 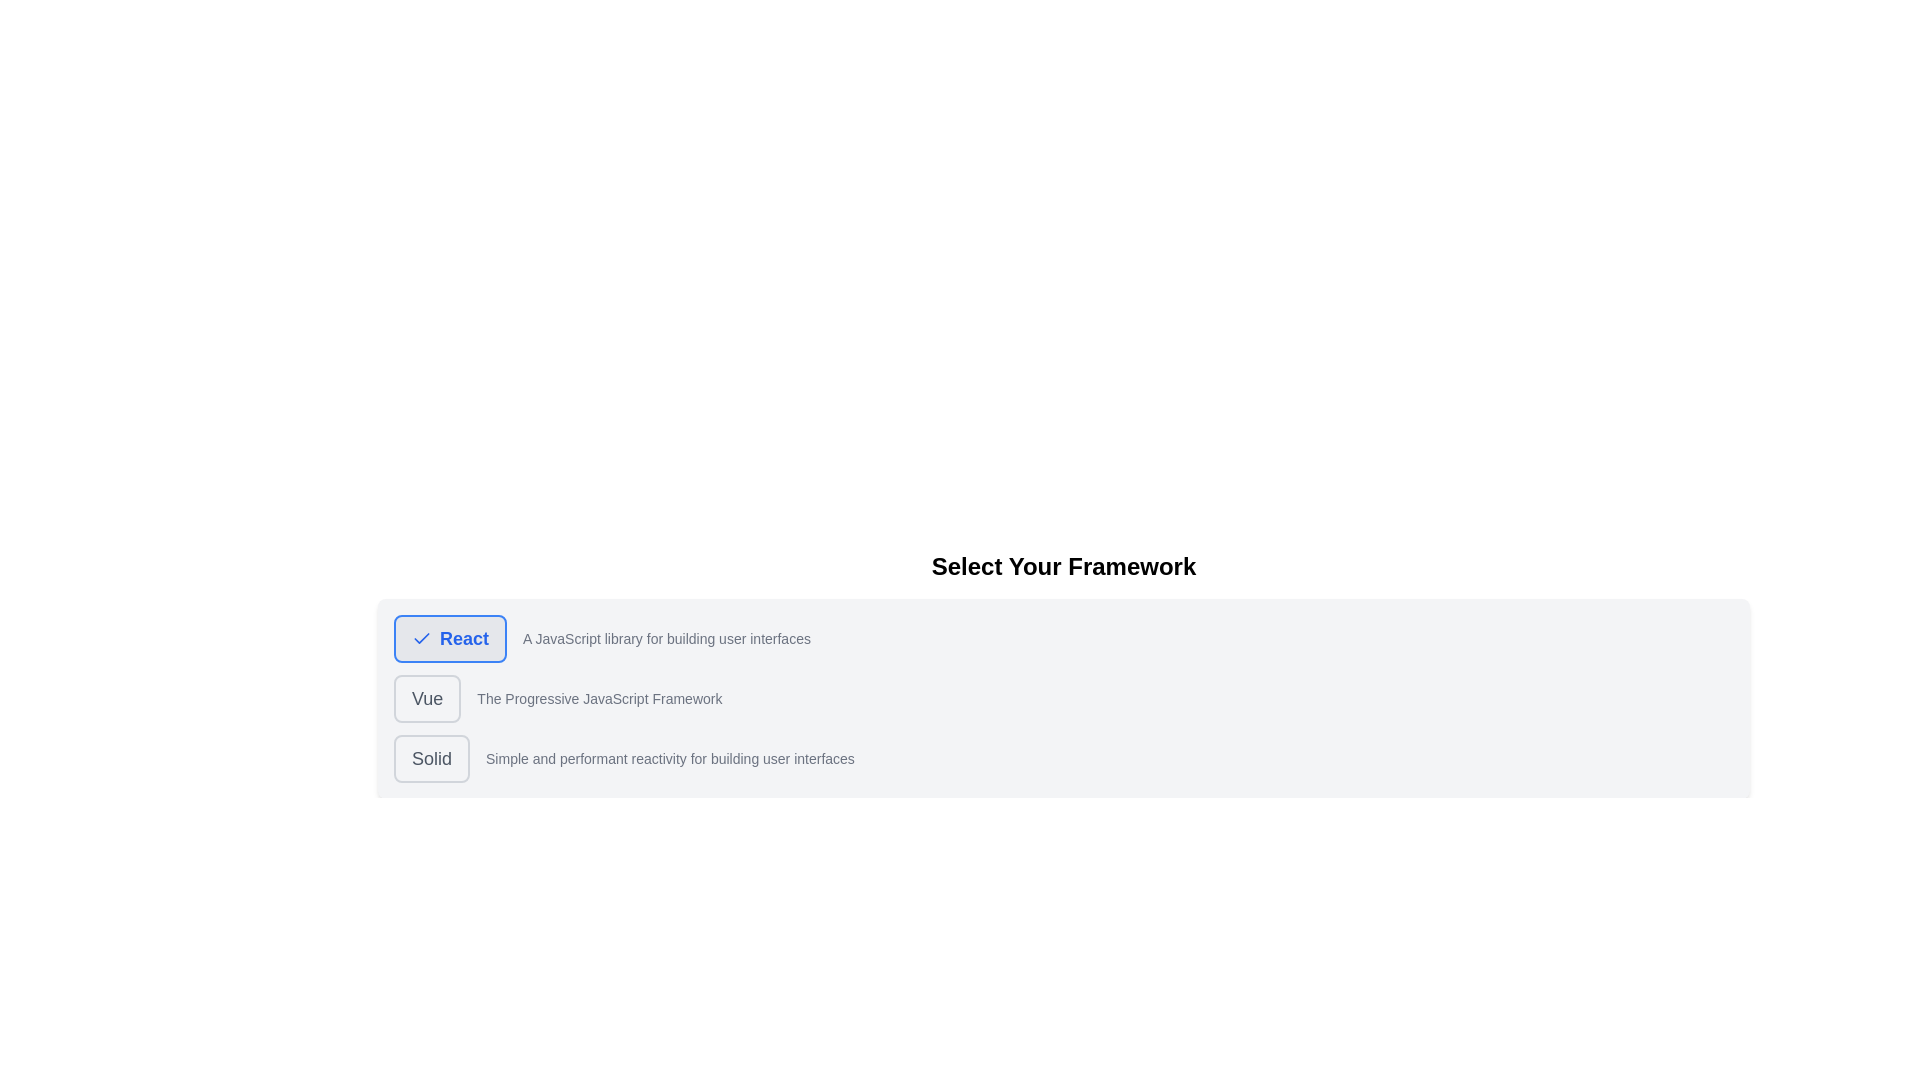 I want to click on the text label that reads 'A JavaScript library for building user interfaces', which is styled in a smaller gray font and located to the right of a large clickable React button, so click(x=667, y=639).